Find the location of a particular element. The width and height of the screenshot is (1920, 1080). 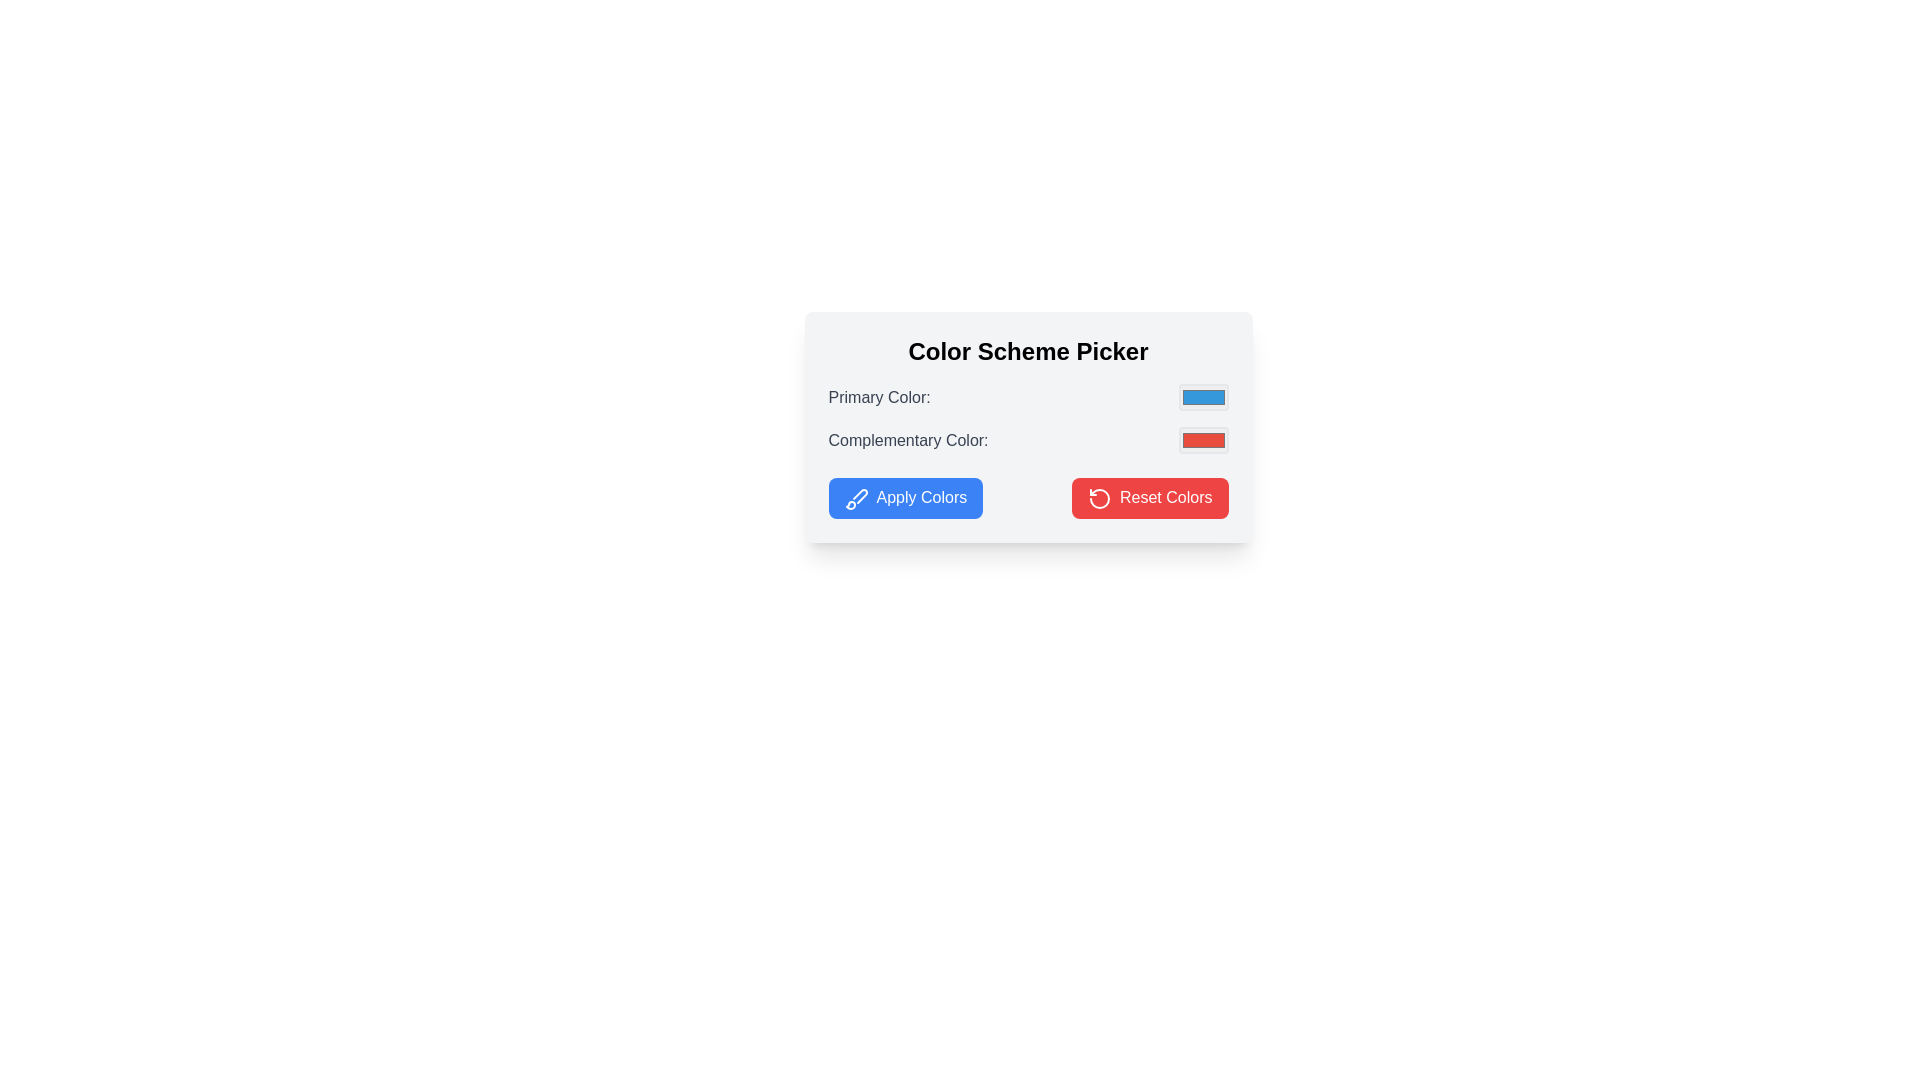

the label that describes the color picker component, which is positioned to the left of the color picker interface is located at coordinates (879, 397).